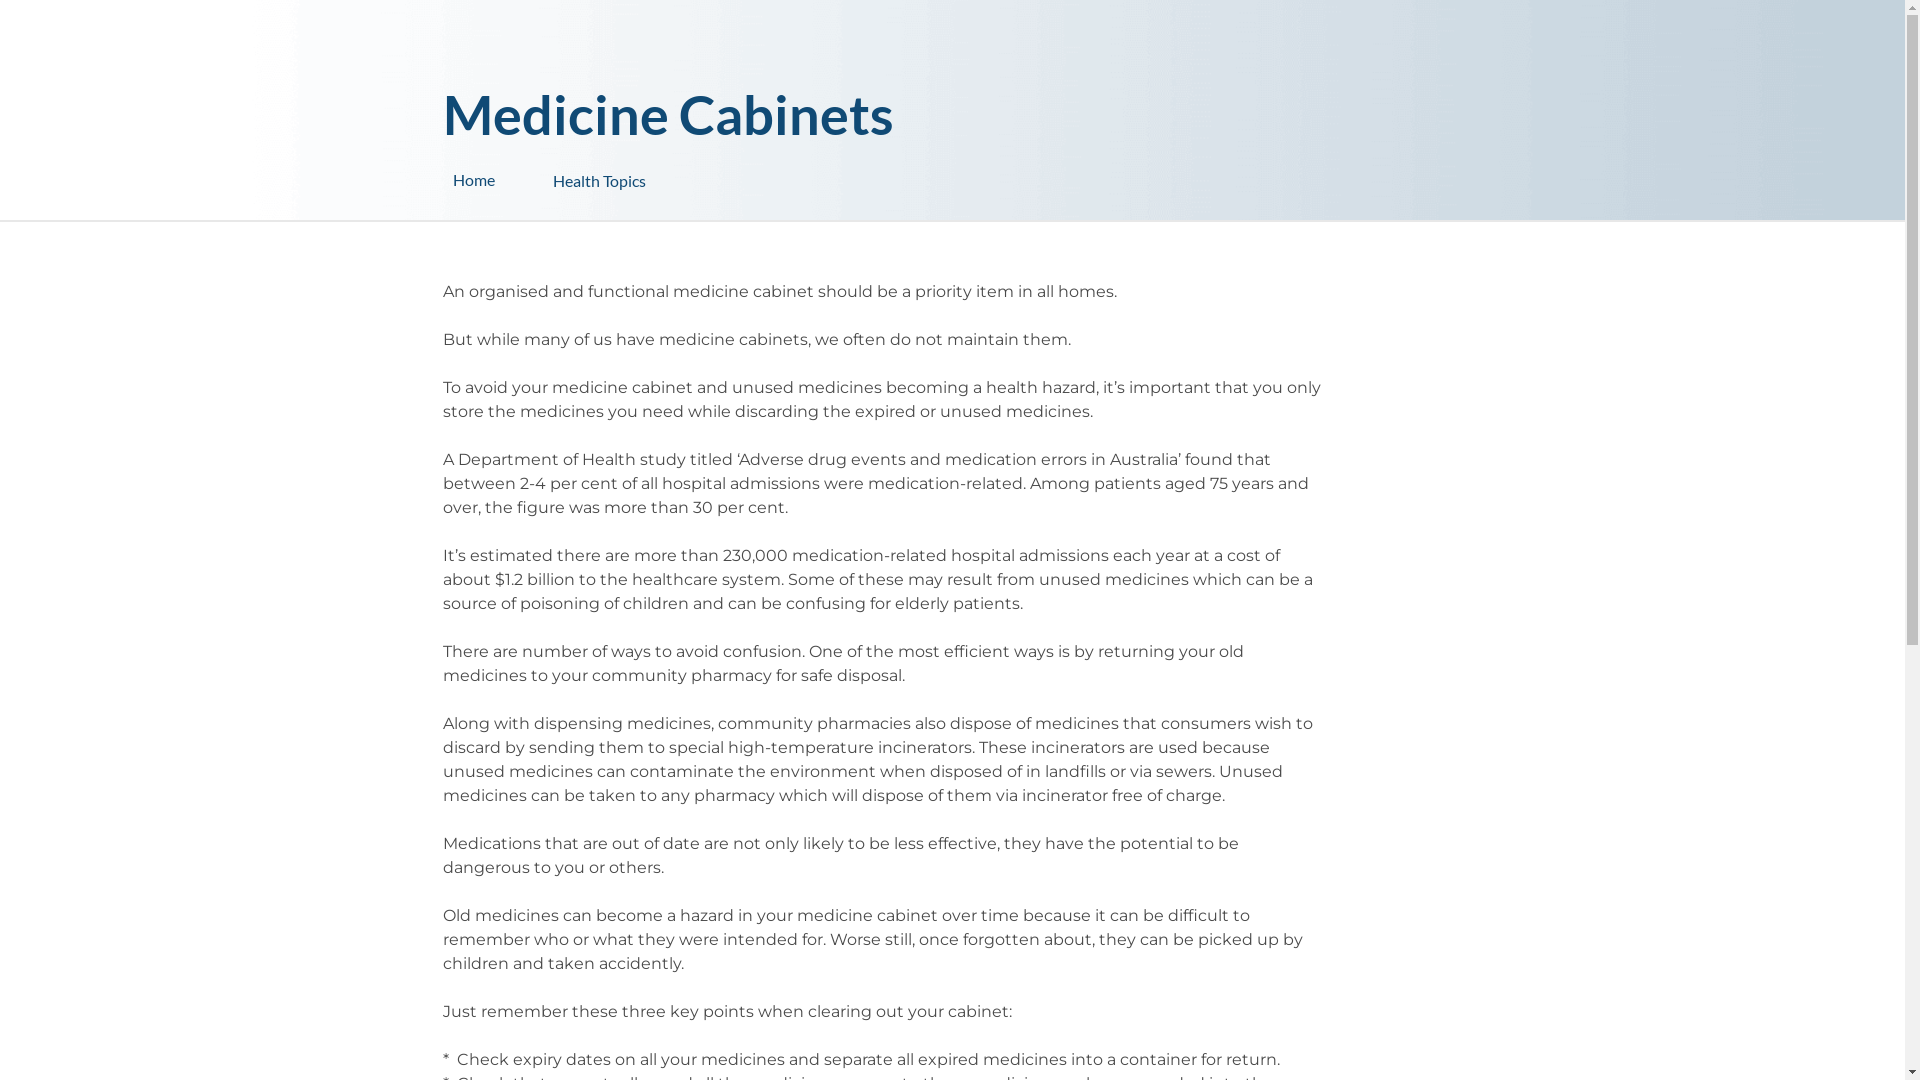 This screenshot has height=1080, width=1920. What do you see at coordinates (502, 180) in the screenshot?
I see `'Home'` at bounding box center [502, 180].